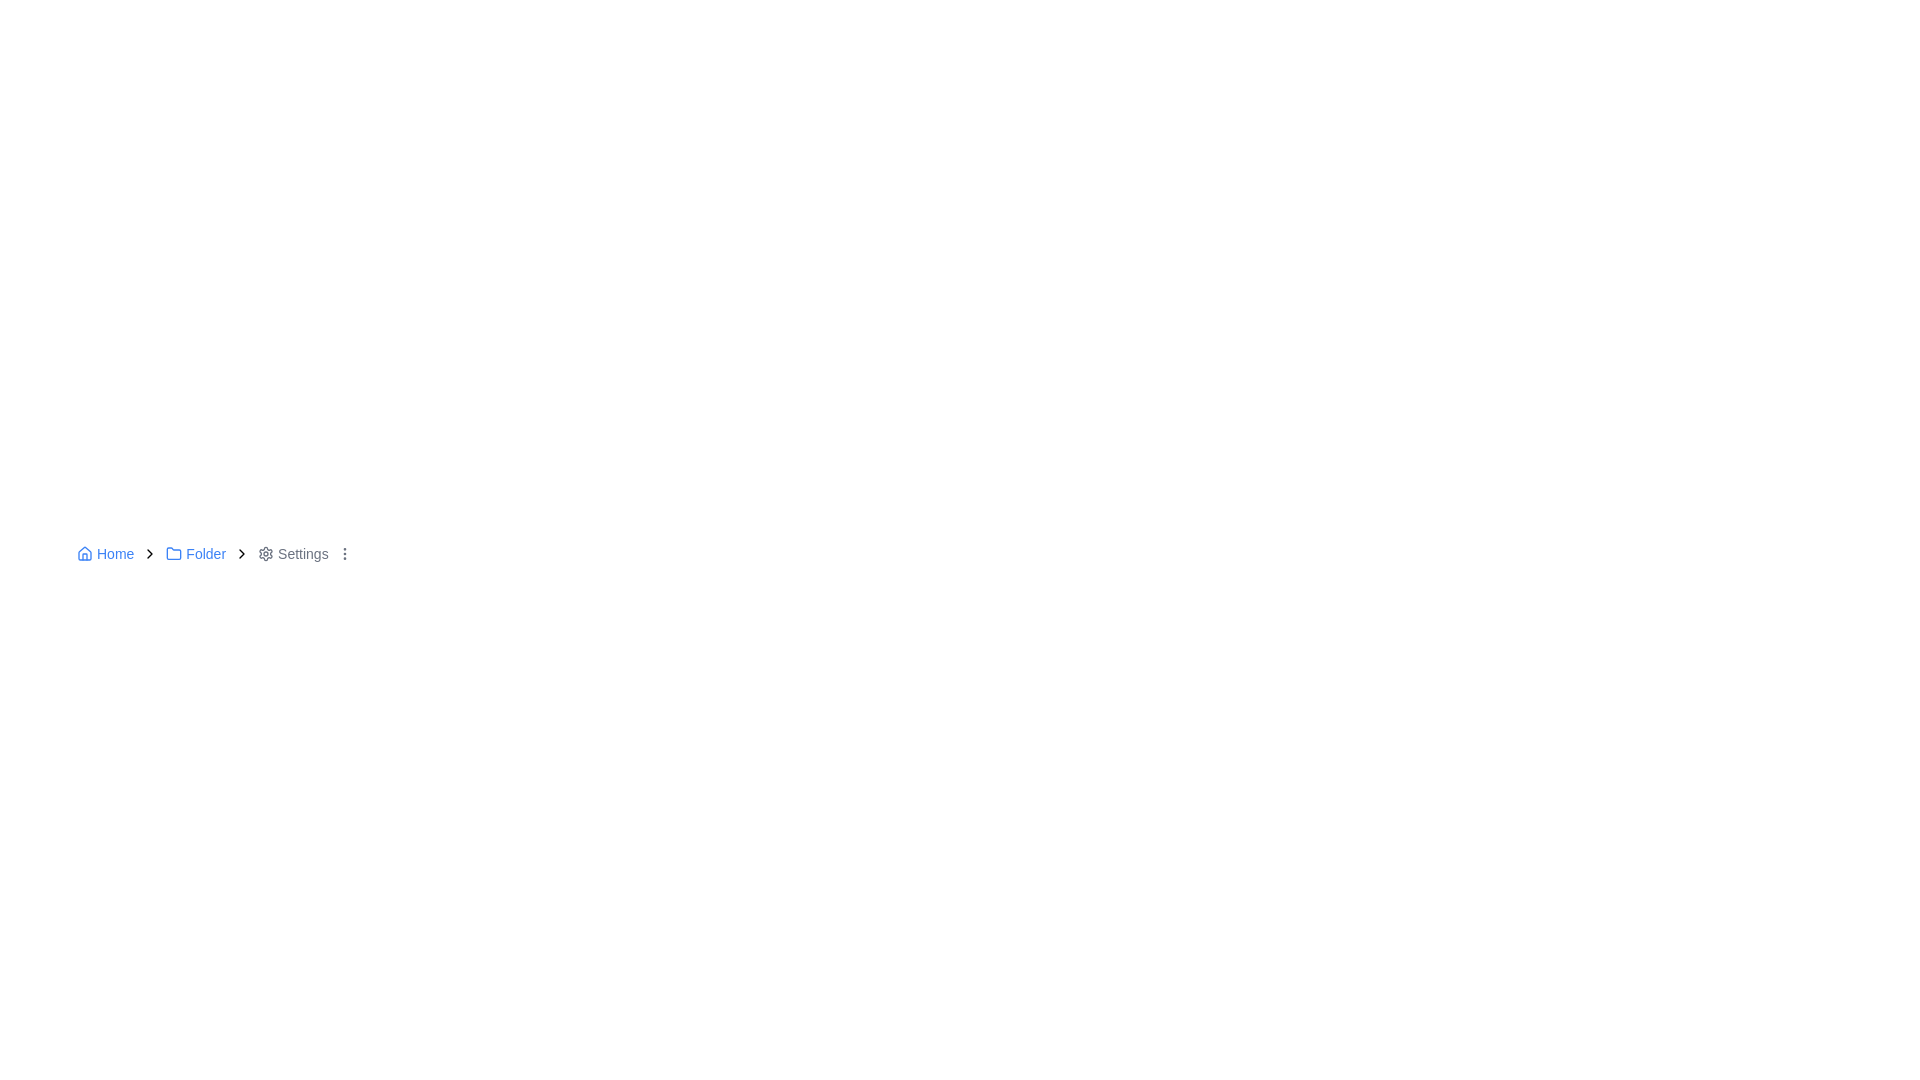  I want to click on the small right-facing chevron icon located immediately after the text 'Home' in the breadcrumb navigation bar, so click(149, 554).